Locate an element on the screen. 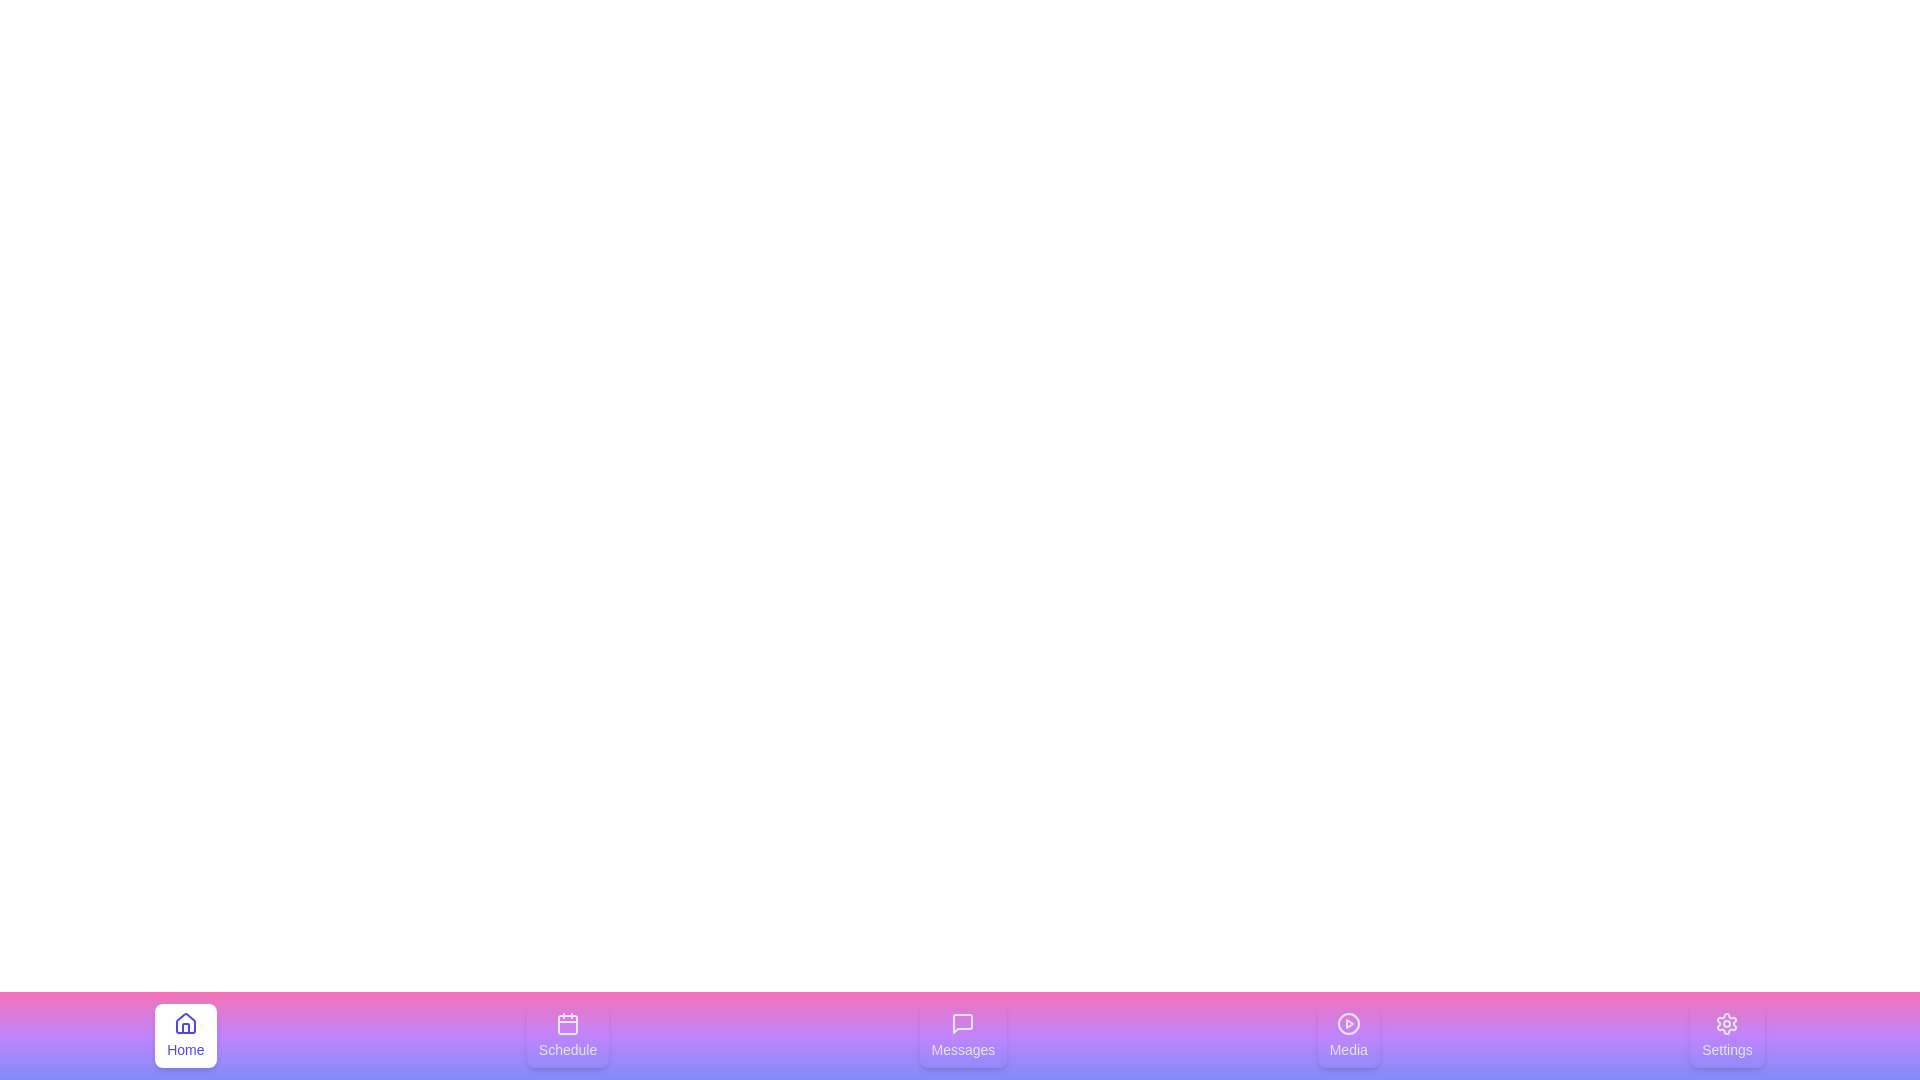 The height and width of the screenshot is (1080, 1920). the Messages tab to observe the animation is located at coordinates (963, 1035).